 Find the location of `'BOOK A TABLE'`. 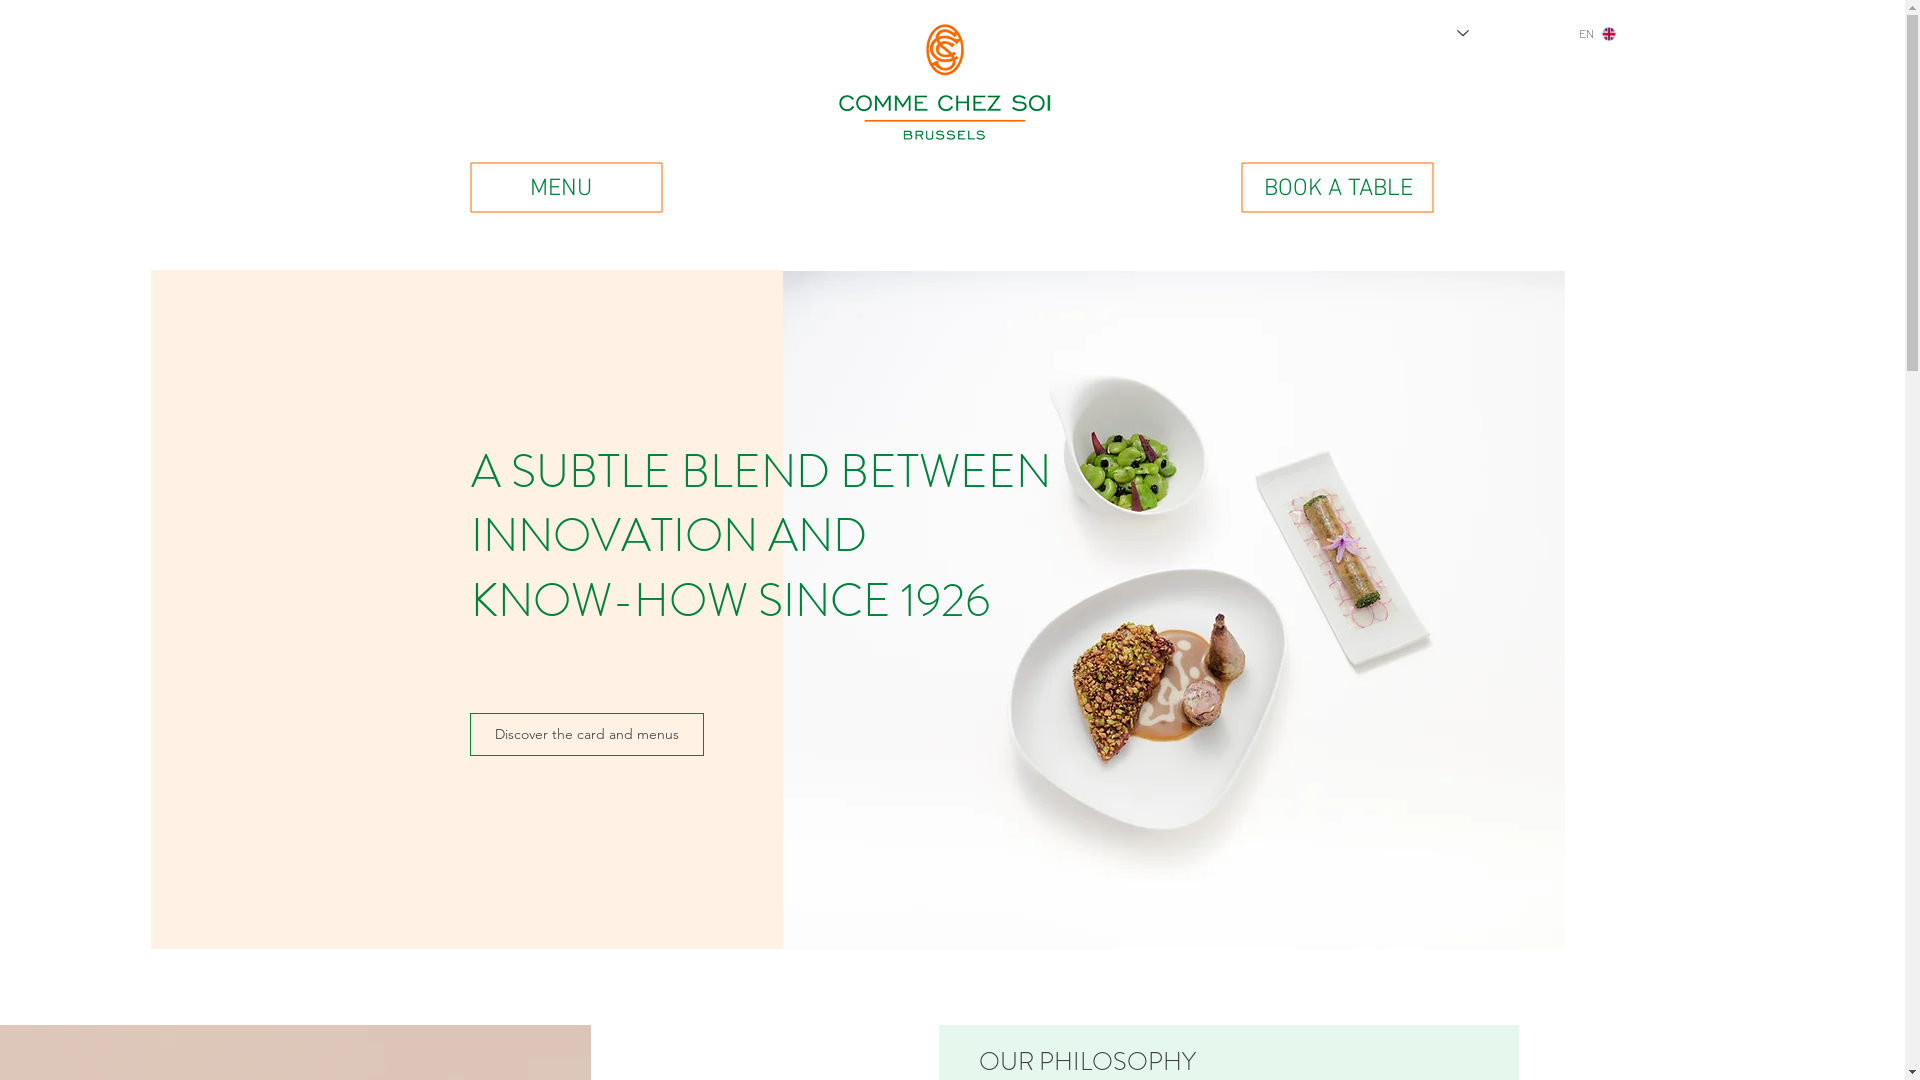

'BOOK A TABLE' is located at coordinates (1338, 186).